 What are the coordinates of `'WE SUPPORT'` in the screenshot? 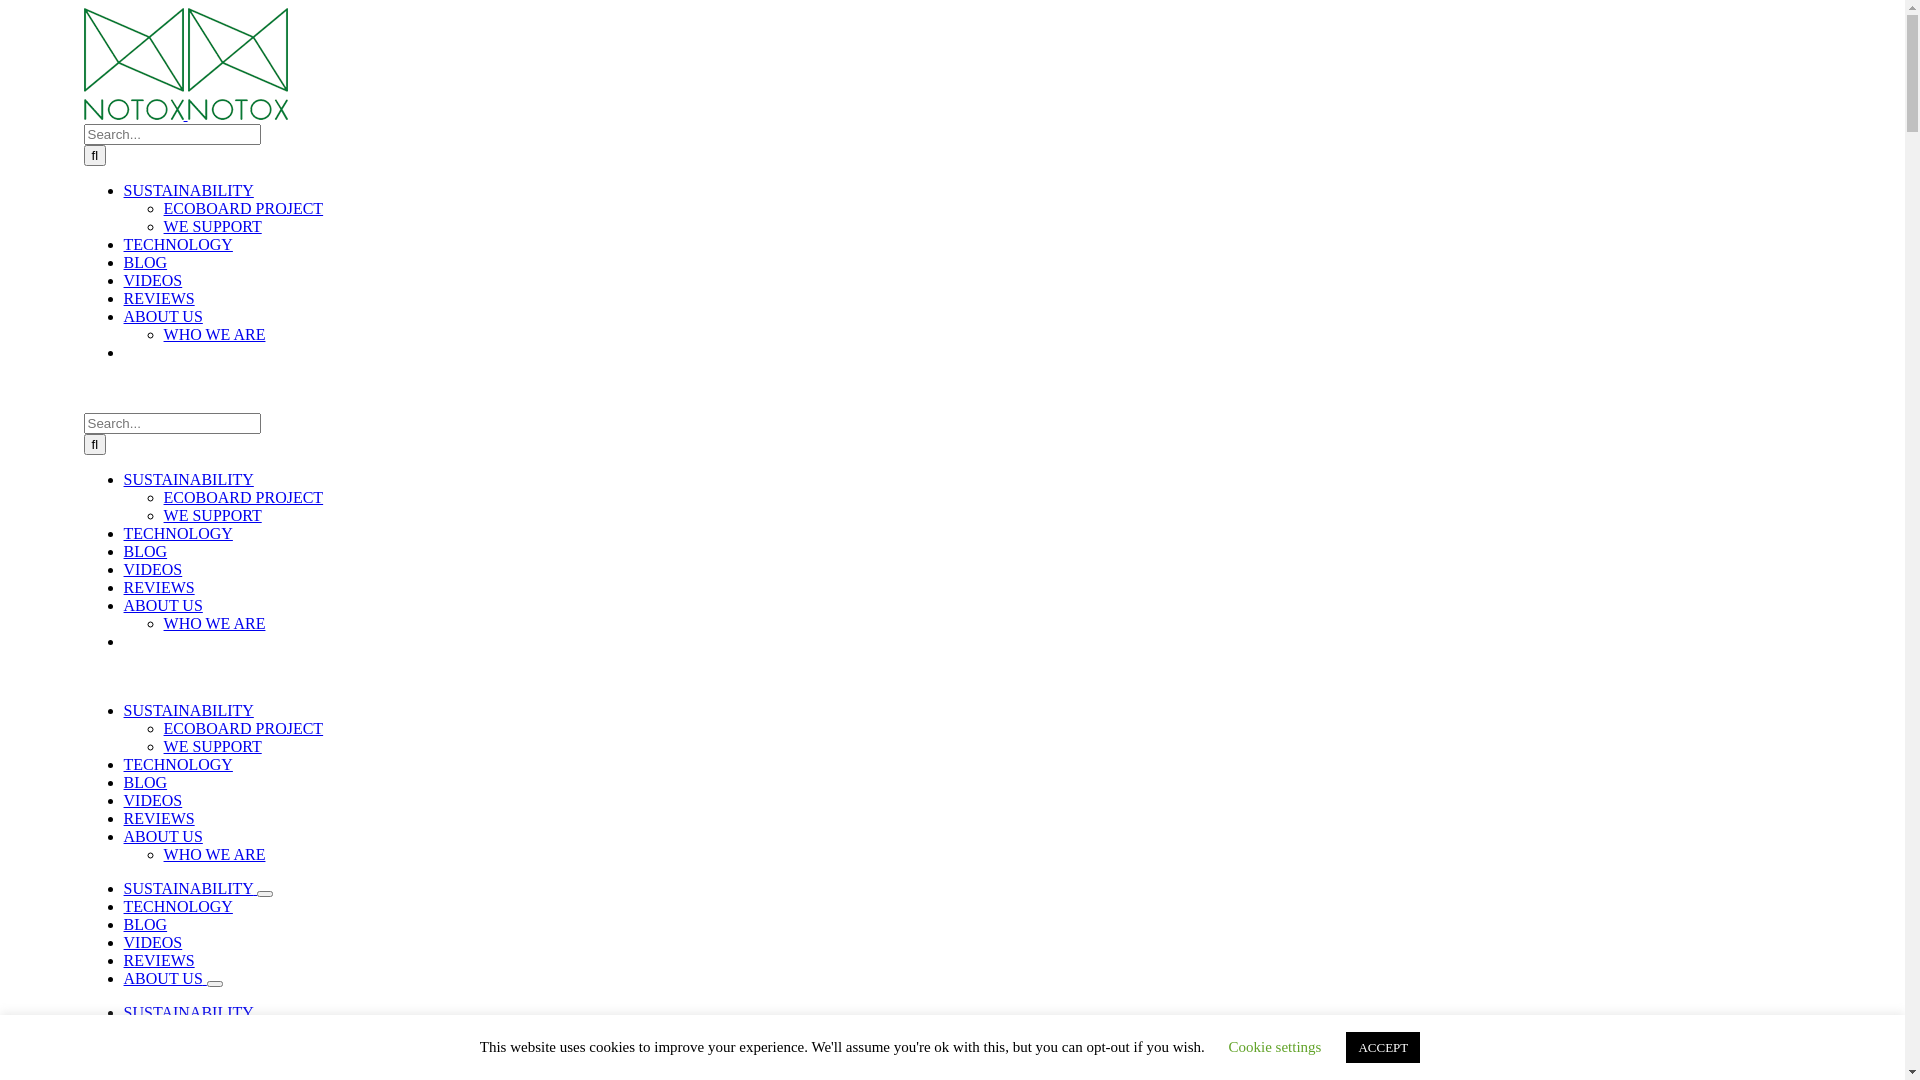 It's located at (212, 225).